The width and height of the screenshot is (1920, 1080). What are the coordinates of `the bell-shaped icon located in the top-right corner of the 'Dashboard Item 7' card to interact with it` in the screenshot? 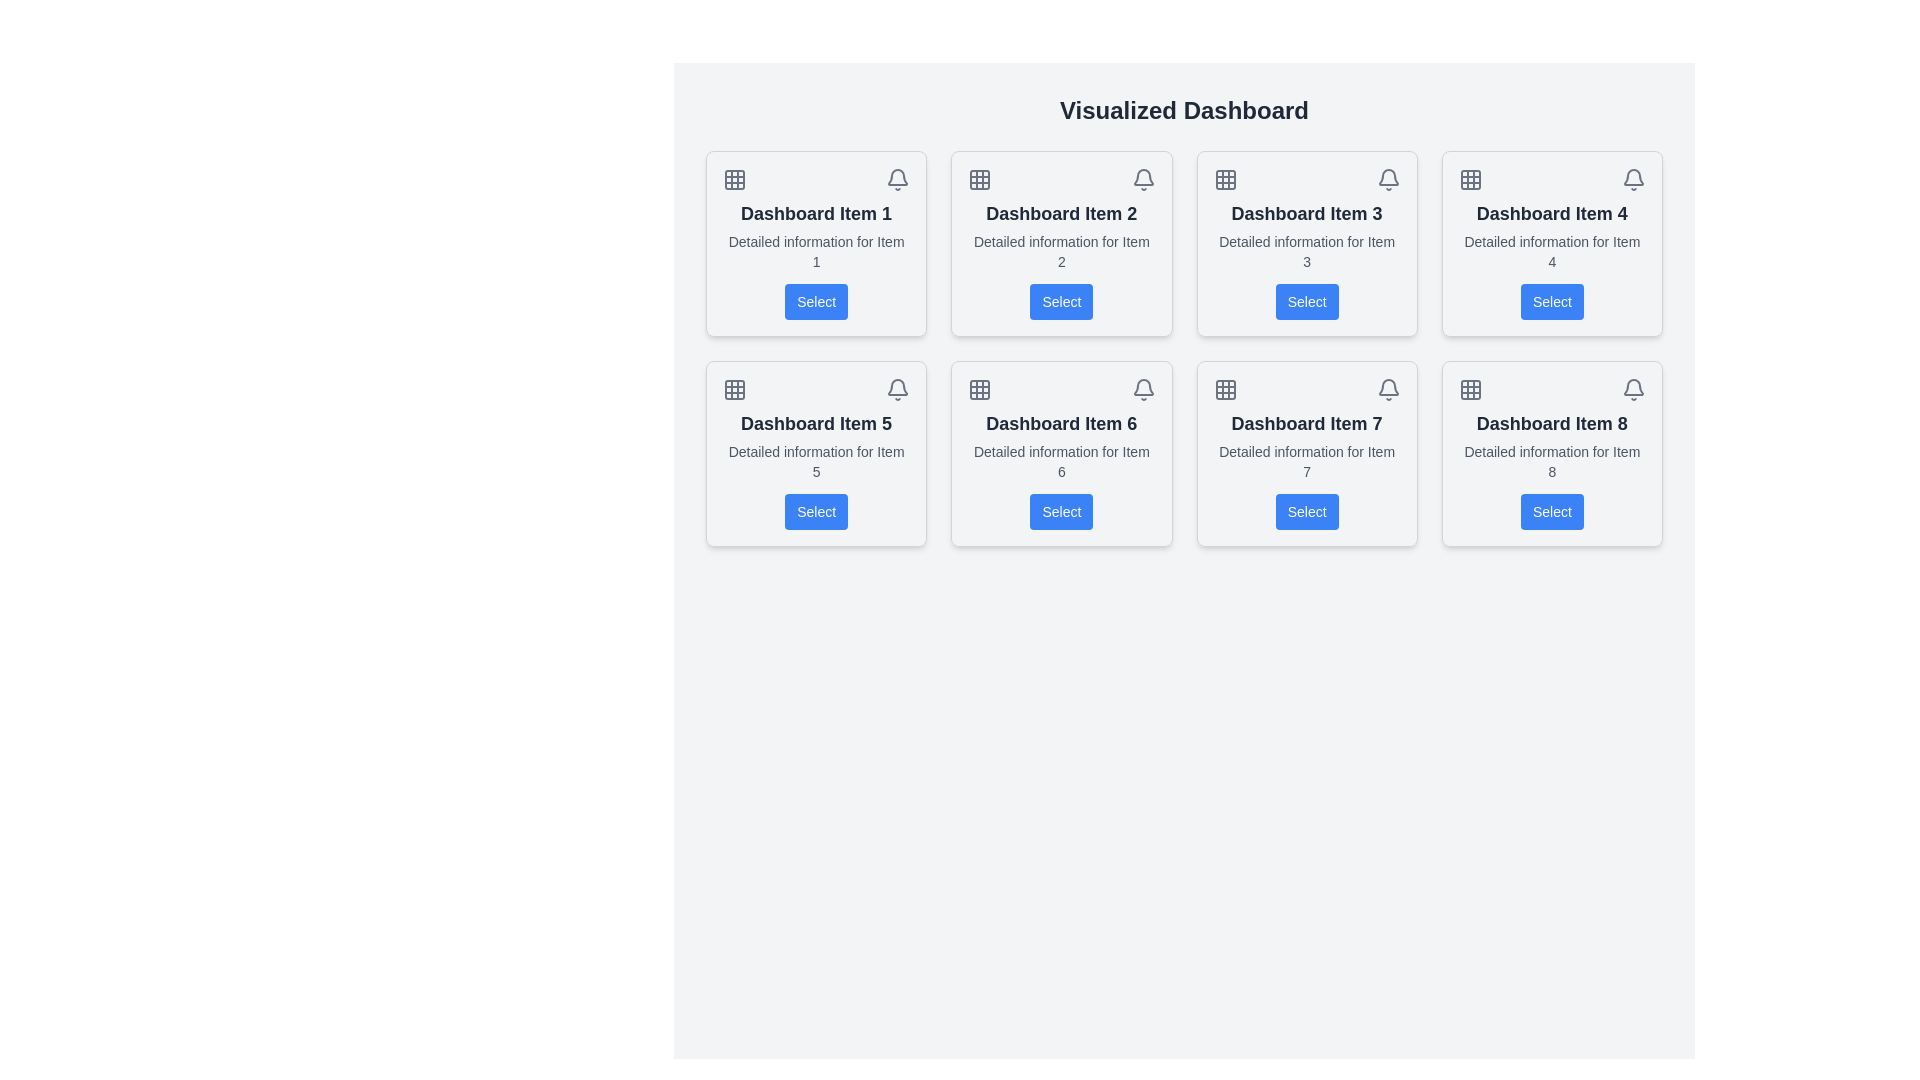 It's located at (1386, 386).